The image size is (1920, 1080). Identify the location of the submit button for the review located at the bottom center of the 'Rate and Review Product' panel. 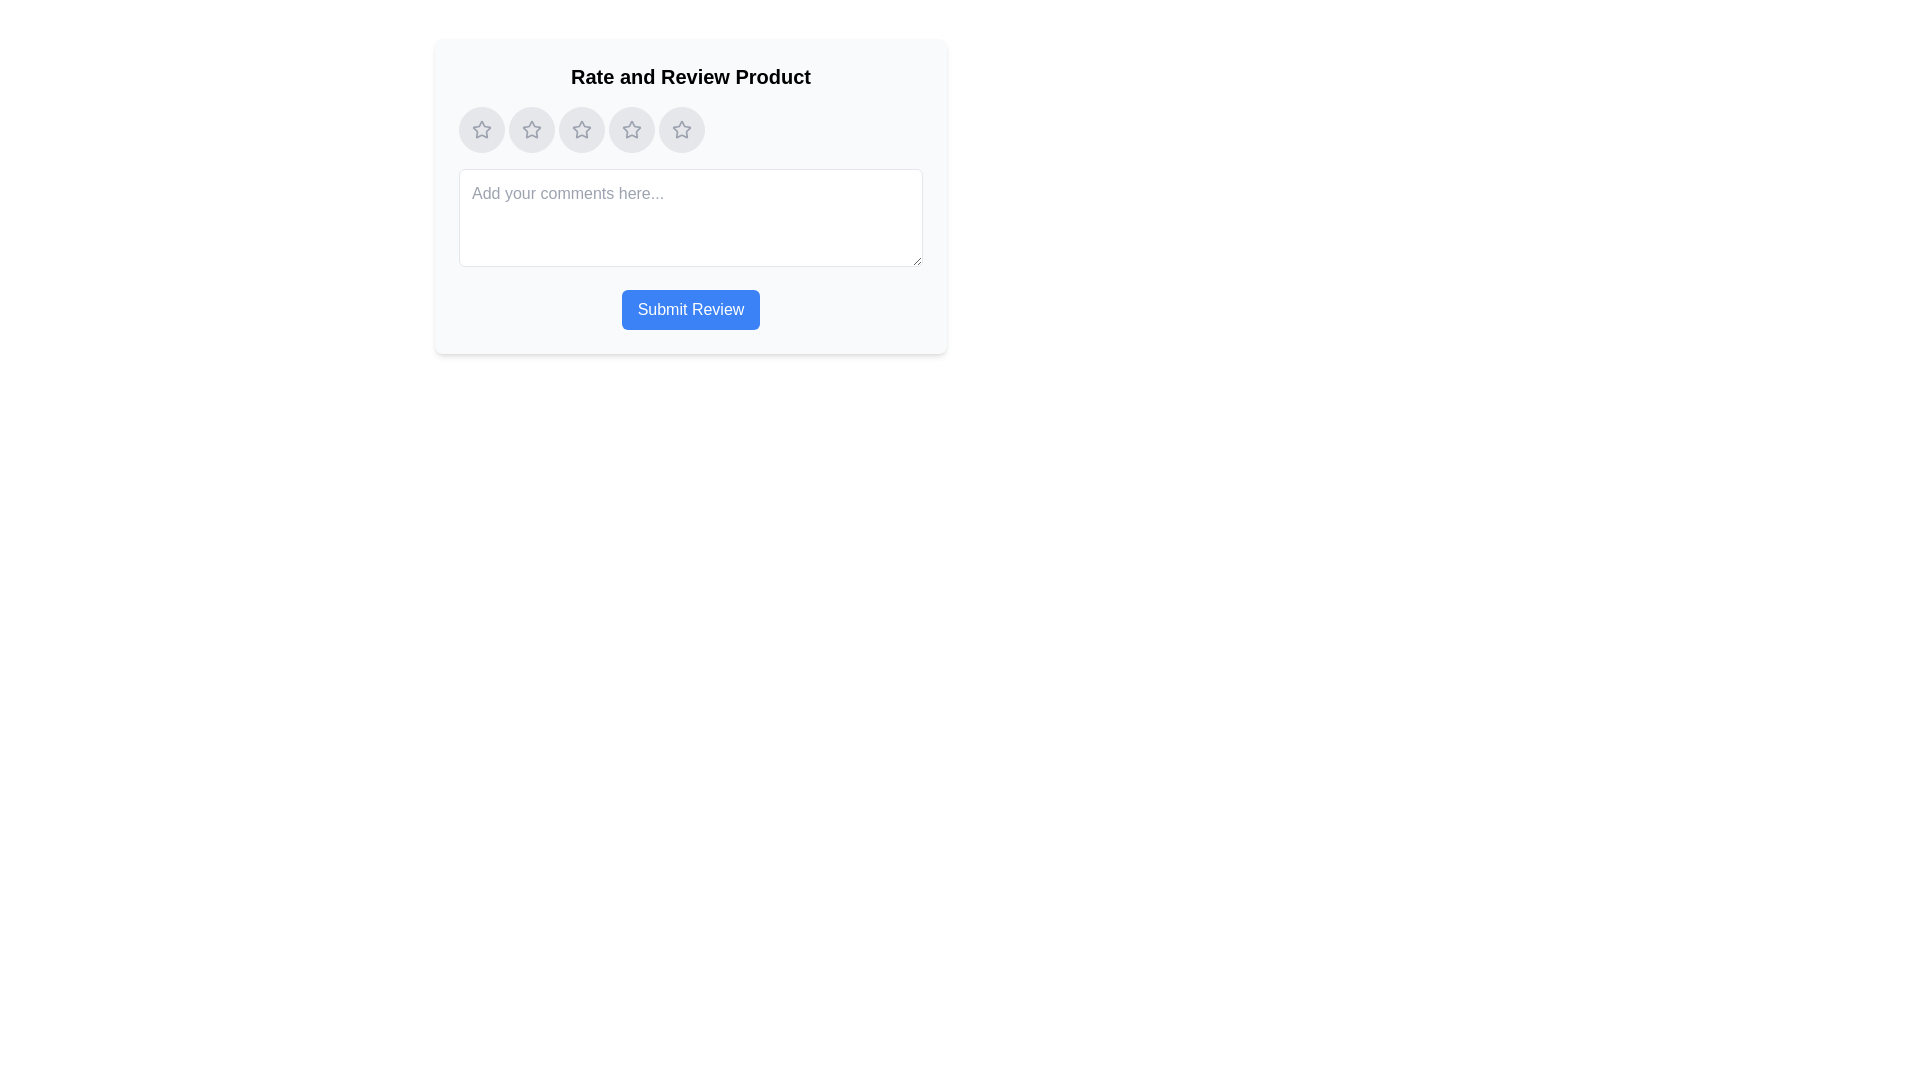
(691, 309).